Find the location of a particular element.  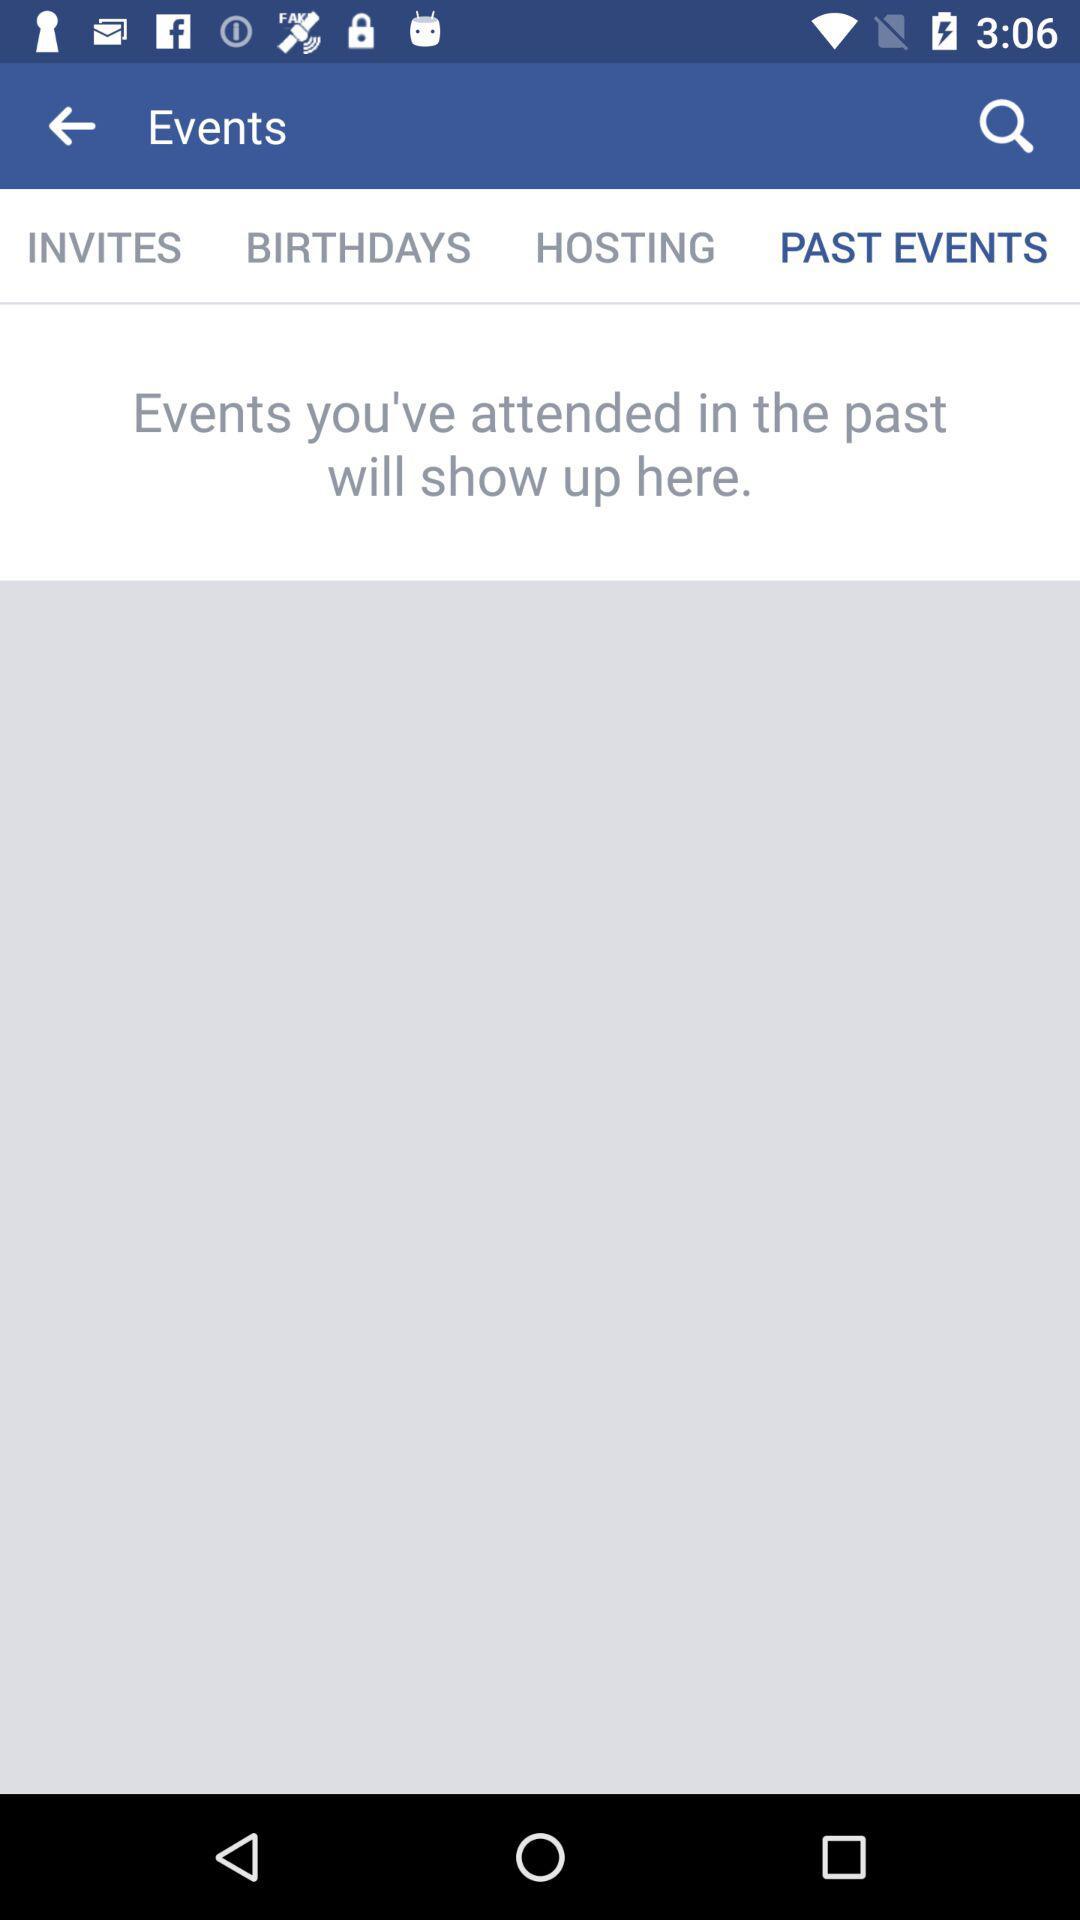

the invites item is located at coordinates (106, 245).